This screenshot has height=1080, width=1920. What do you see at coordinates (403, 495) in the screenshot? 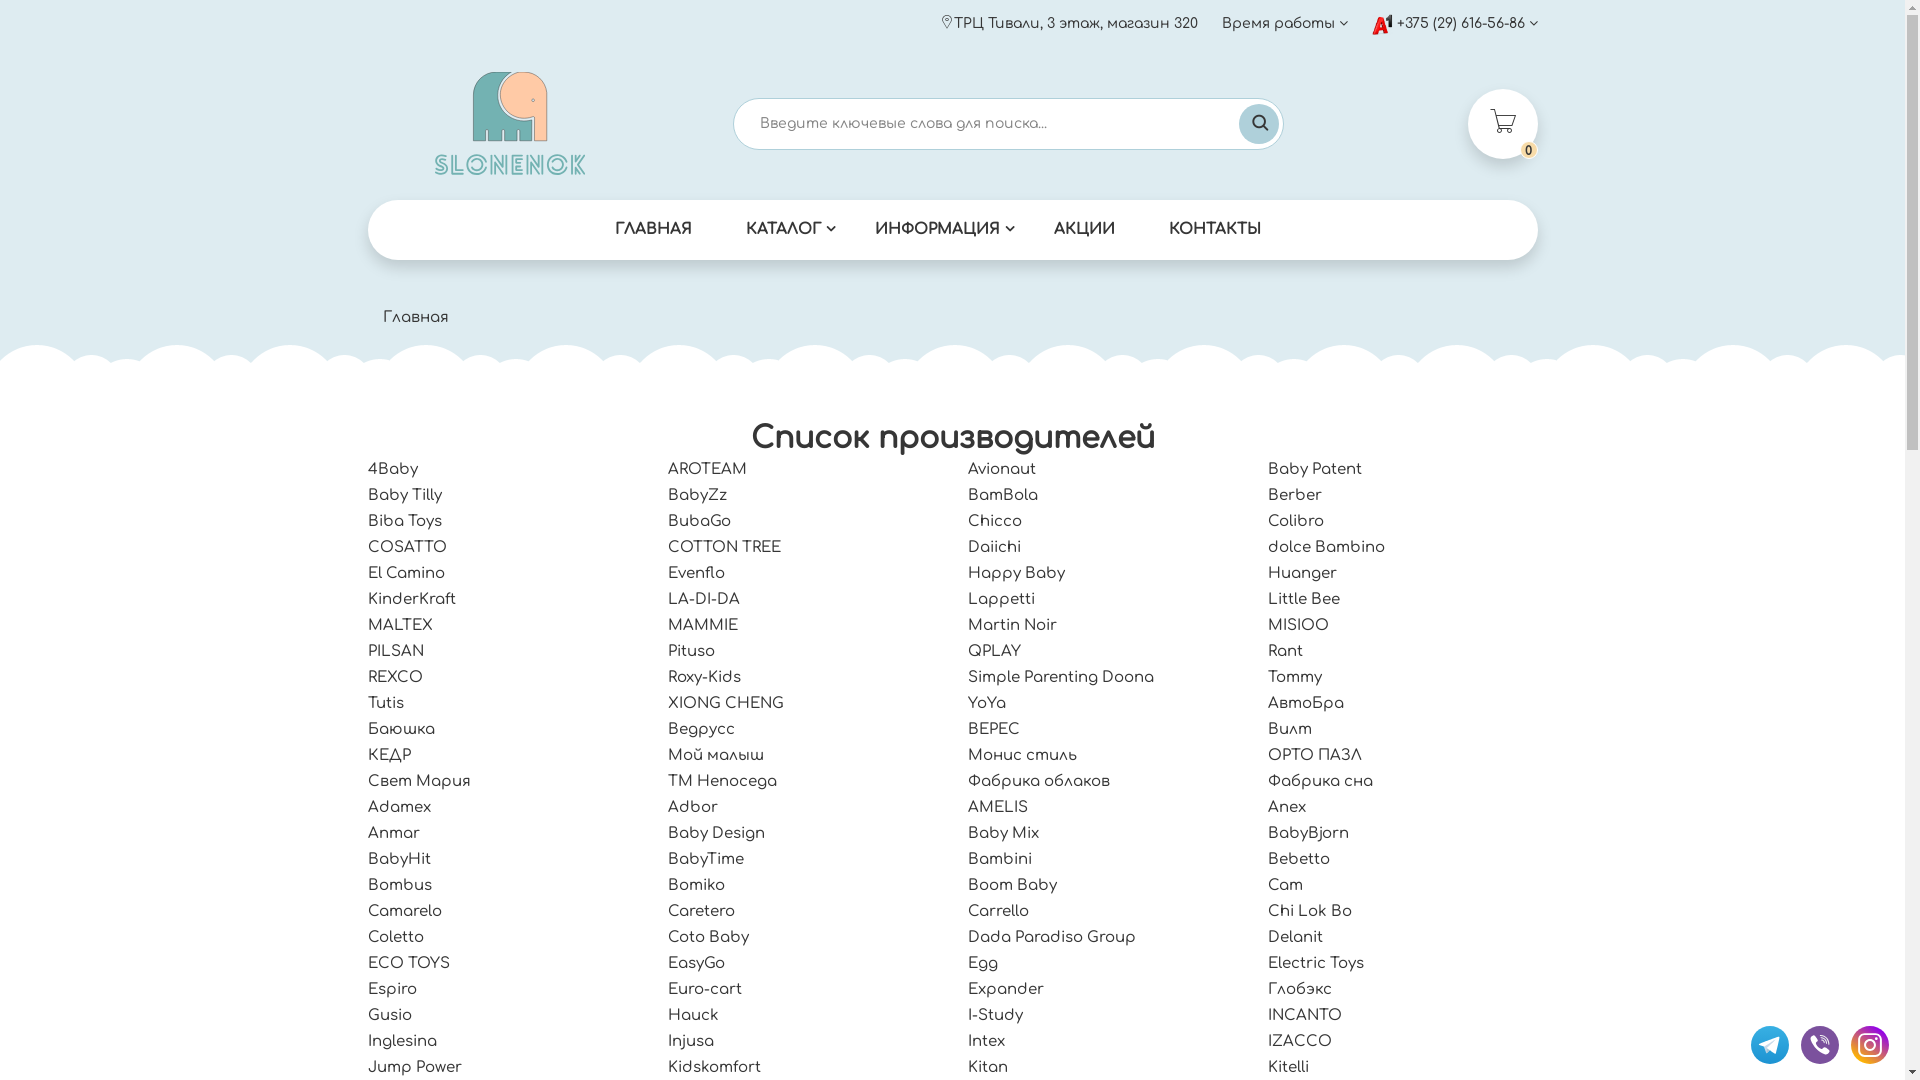
I see `'Baby Tilly'` at bounding box center [403, 495].